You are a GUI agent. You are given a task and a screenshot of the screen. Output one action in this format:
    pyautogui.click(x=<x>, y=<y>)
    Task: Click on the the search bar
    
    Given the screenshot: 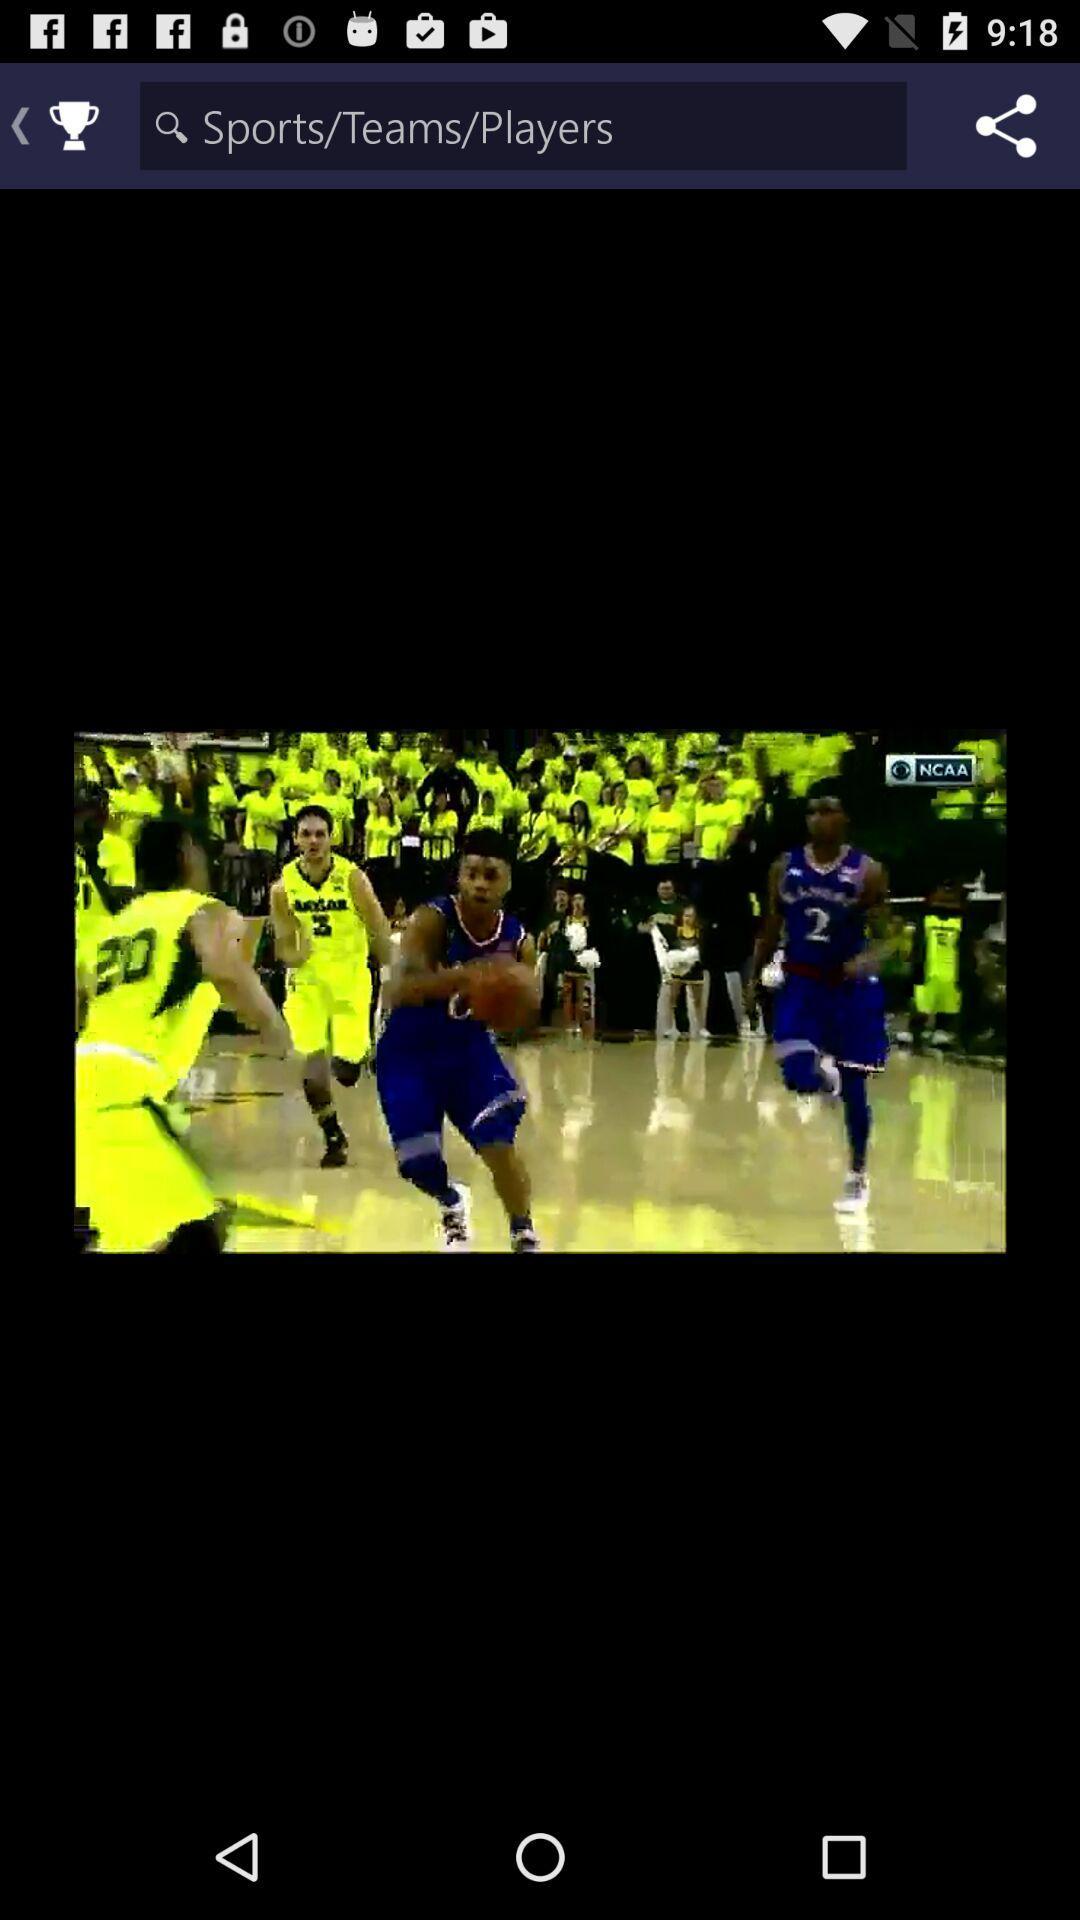 What is the action you would take?
    pyautogui.click(x=522, y=124)
    